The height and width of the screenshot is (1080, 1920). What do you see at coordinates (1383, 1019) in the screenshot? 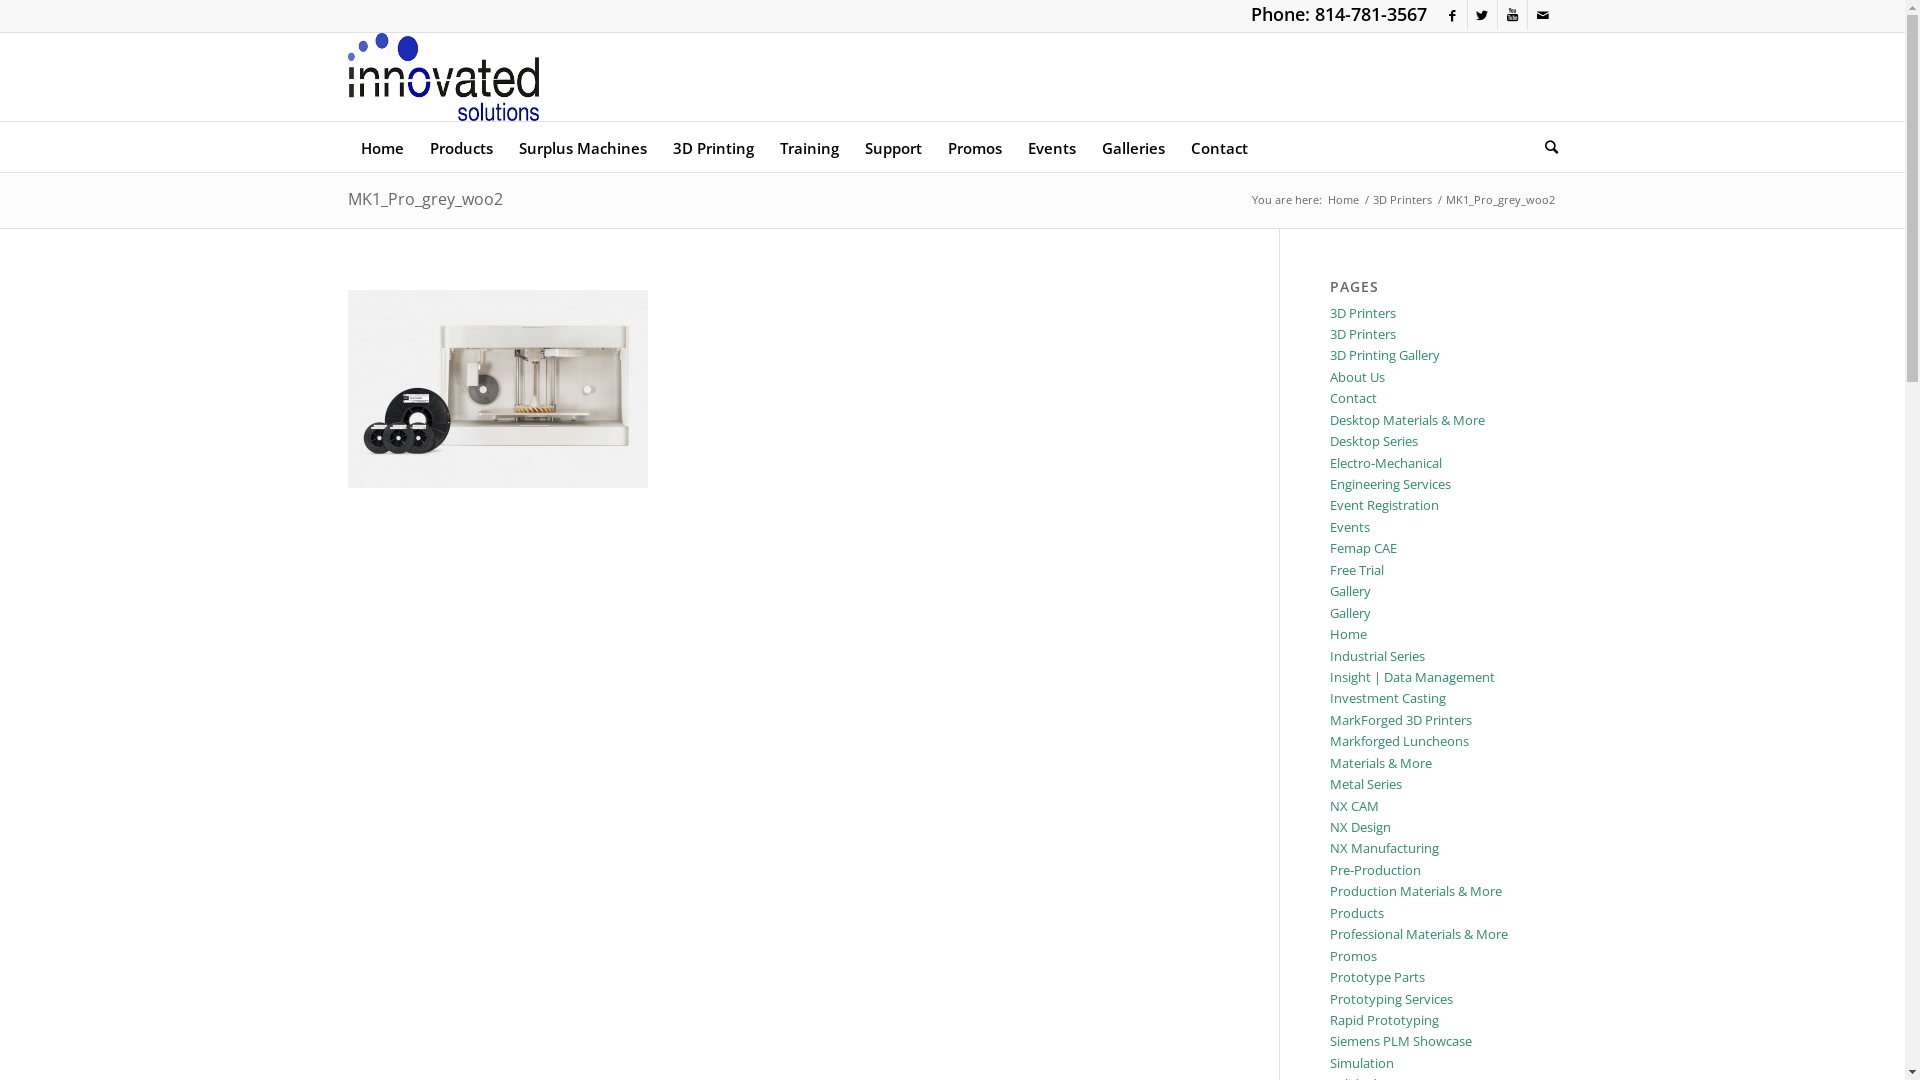
I see `'Rapid Prototyping'` at bounding box center [1383, 1019].